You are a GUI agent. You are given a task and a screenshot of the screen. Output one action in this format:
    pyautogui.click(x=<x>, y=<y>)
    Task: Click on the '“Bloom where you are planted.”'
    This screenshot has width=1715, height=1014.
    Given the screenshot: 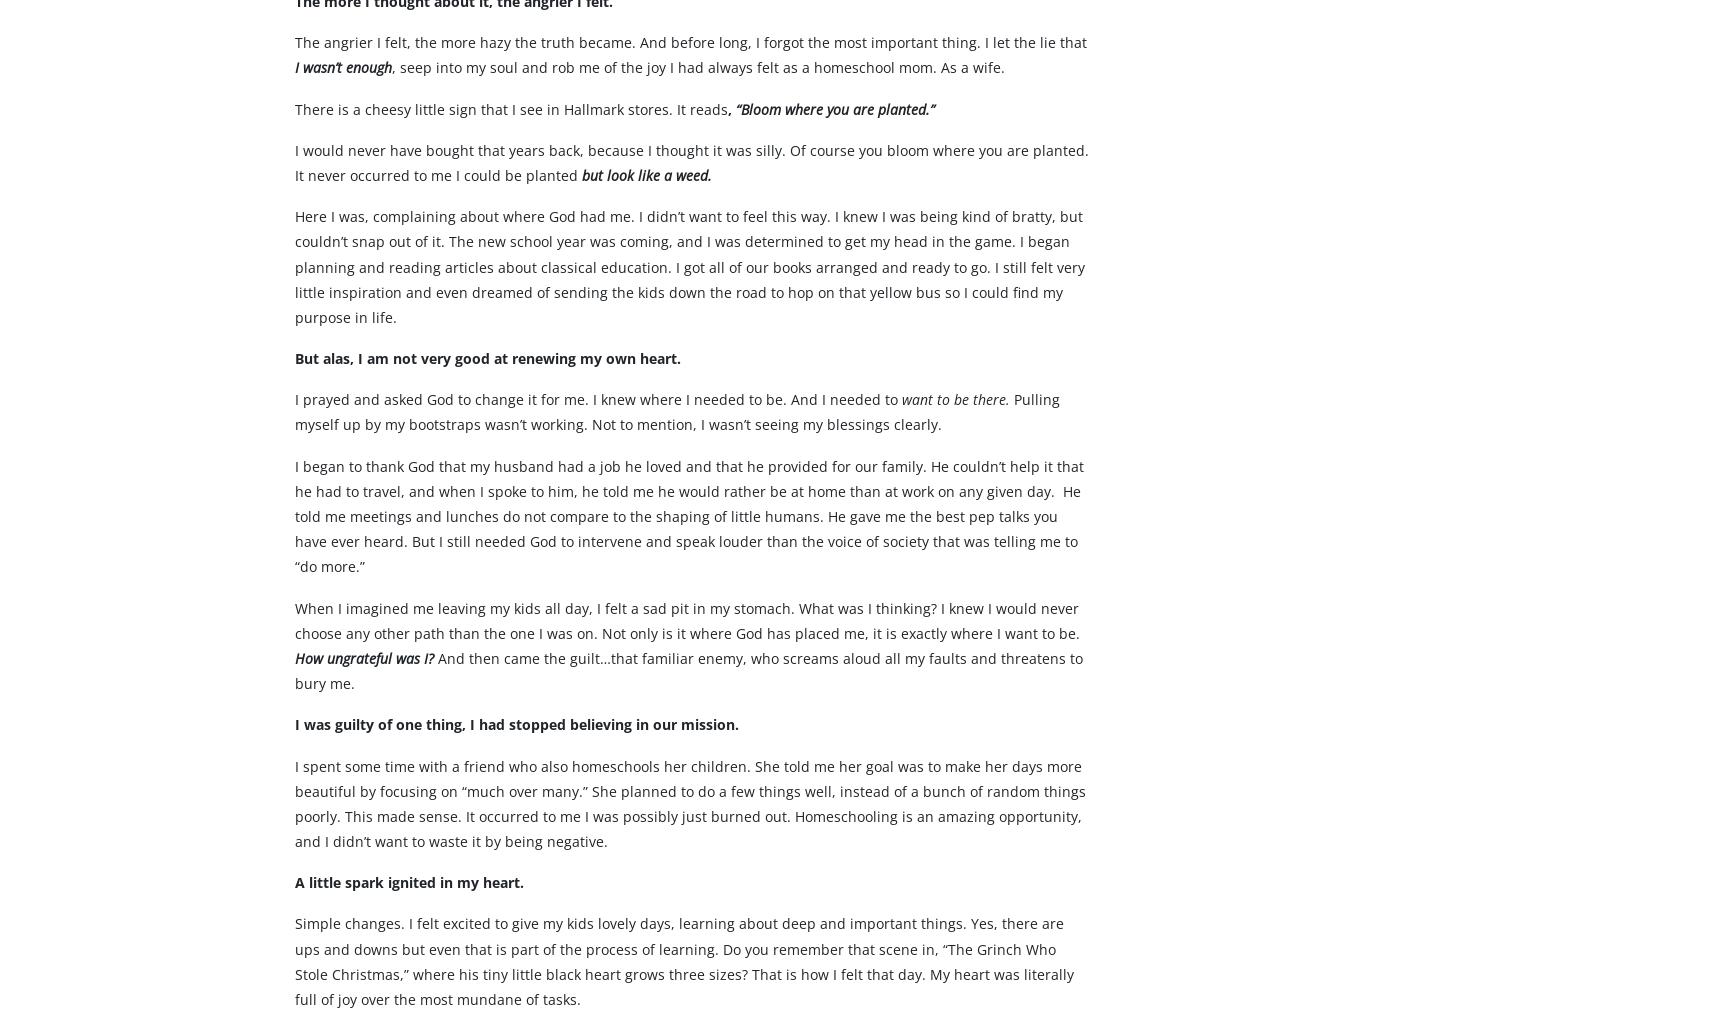 What is the action you would take?
    pyautogui.click(x=836, y=147)
    